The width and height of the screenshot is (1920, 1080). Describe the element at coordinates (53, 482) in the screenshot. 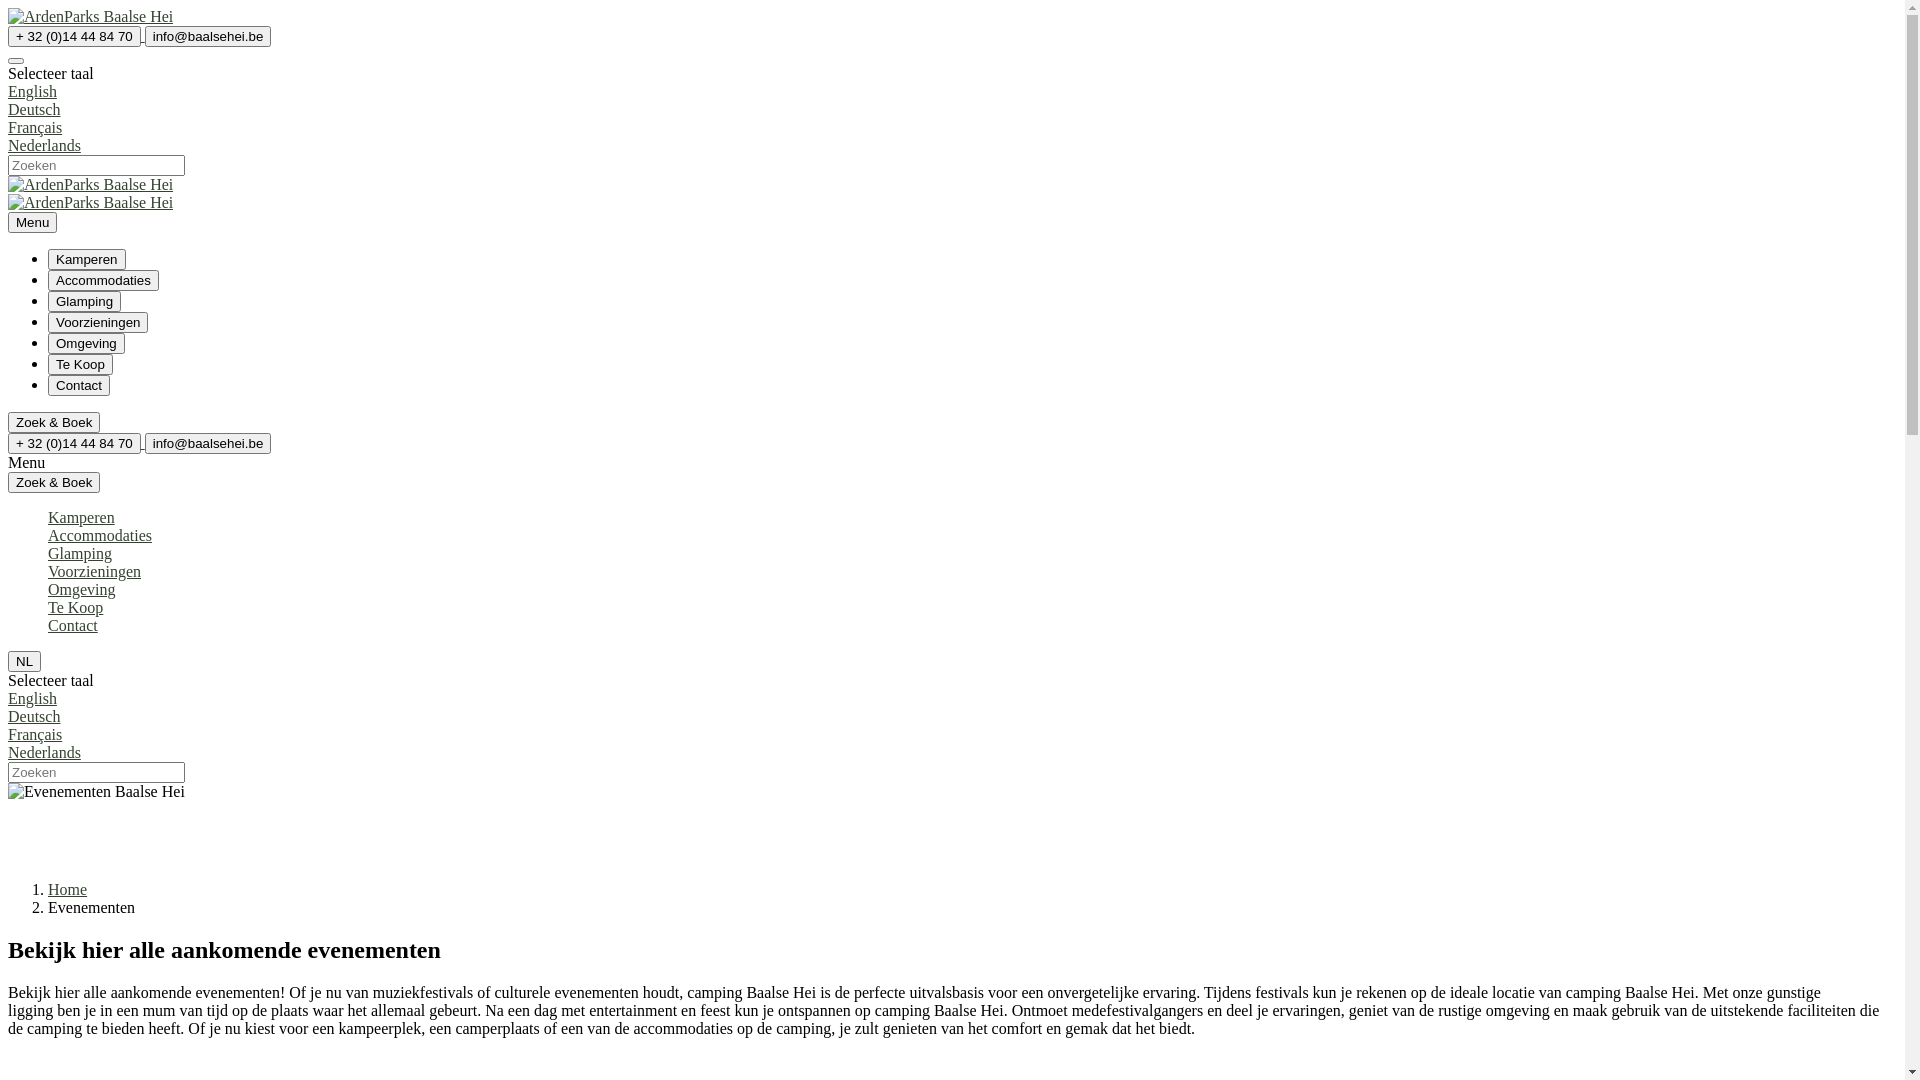

I see `'Zoek & Boek'` at that location.